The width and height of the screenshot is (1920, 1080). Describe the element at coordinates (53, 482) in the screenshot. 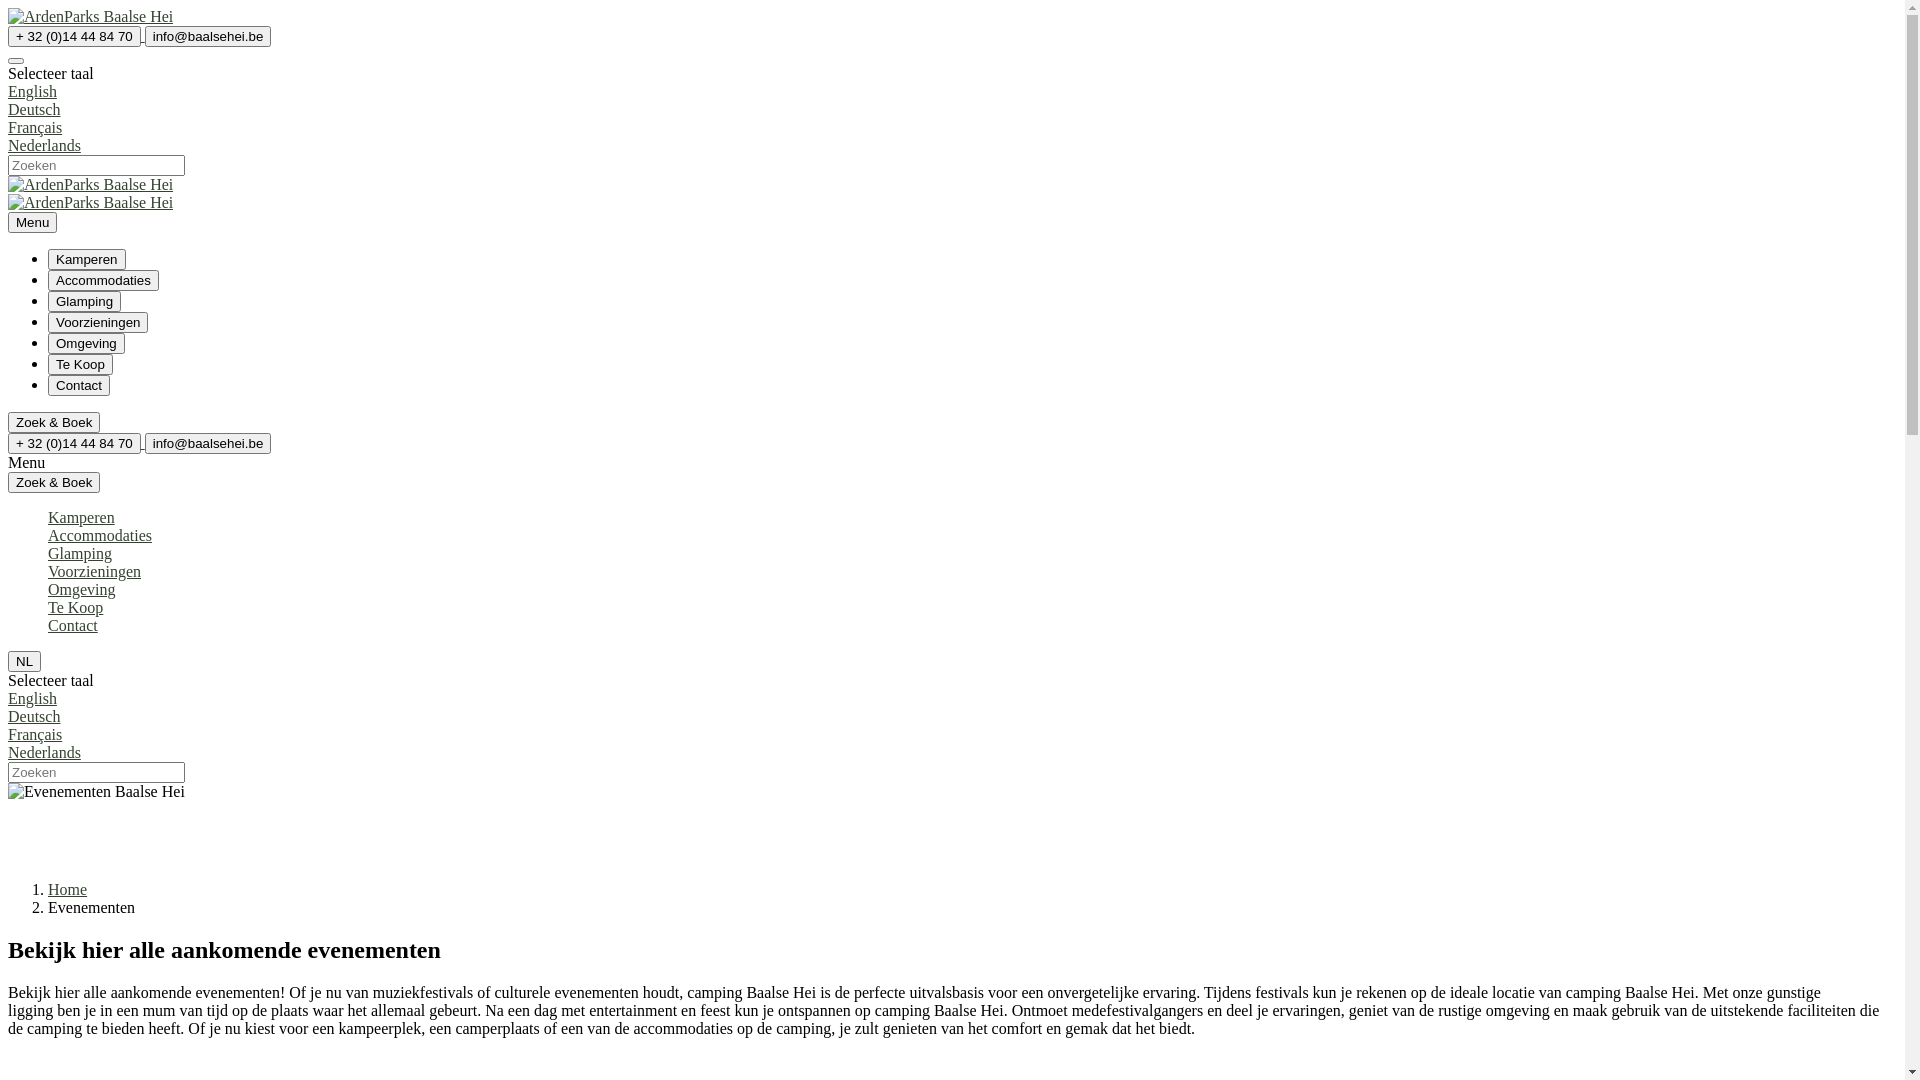

I see `'Zoek & Boek'` at that location.